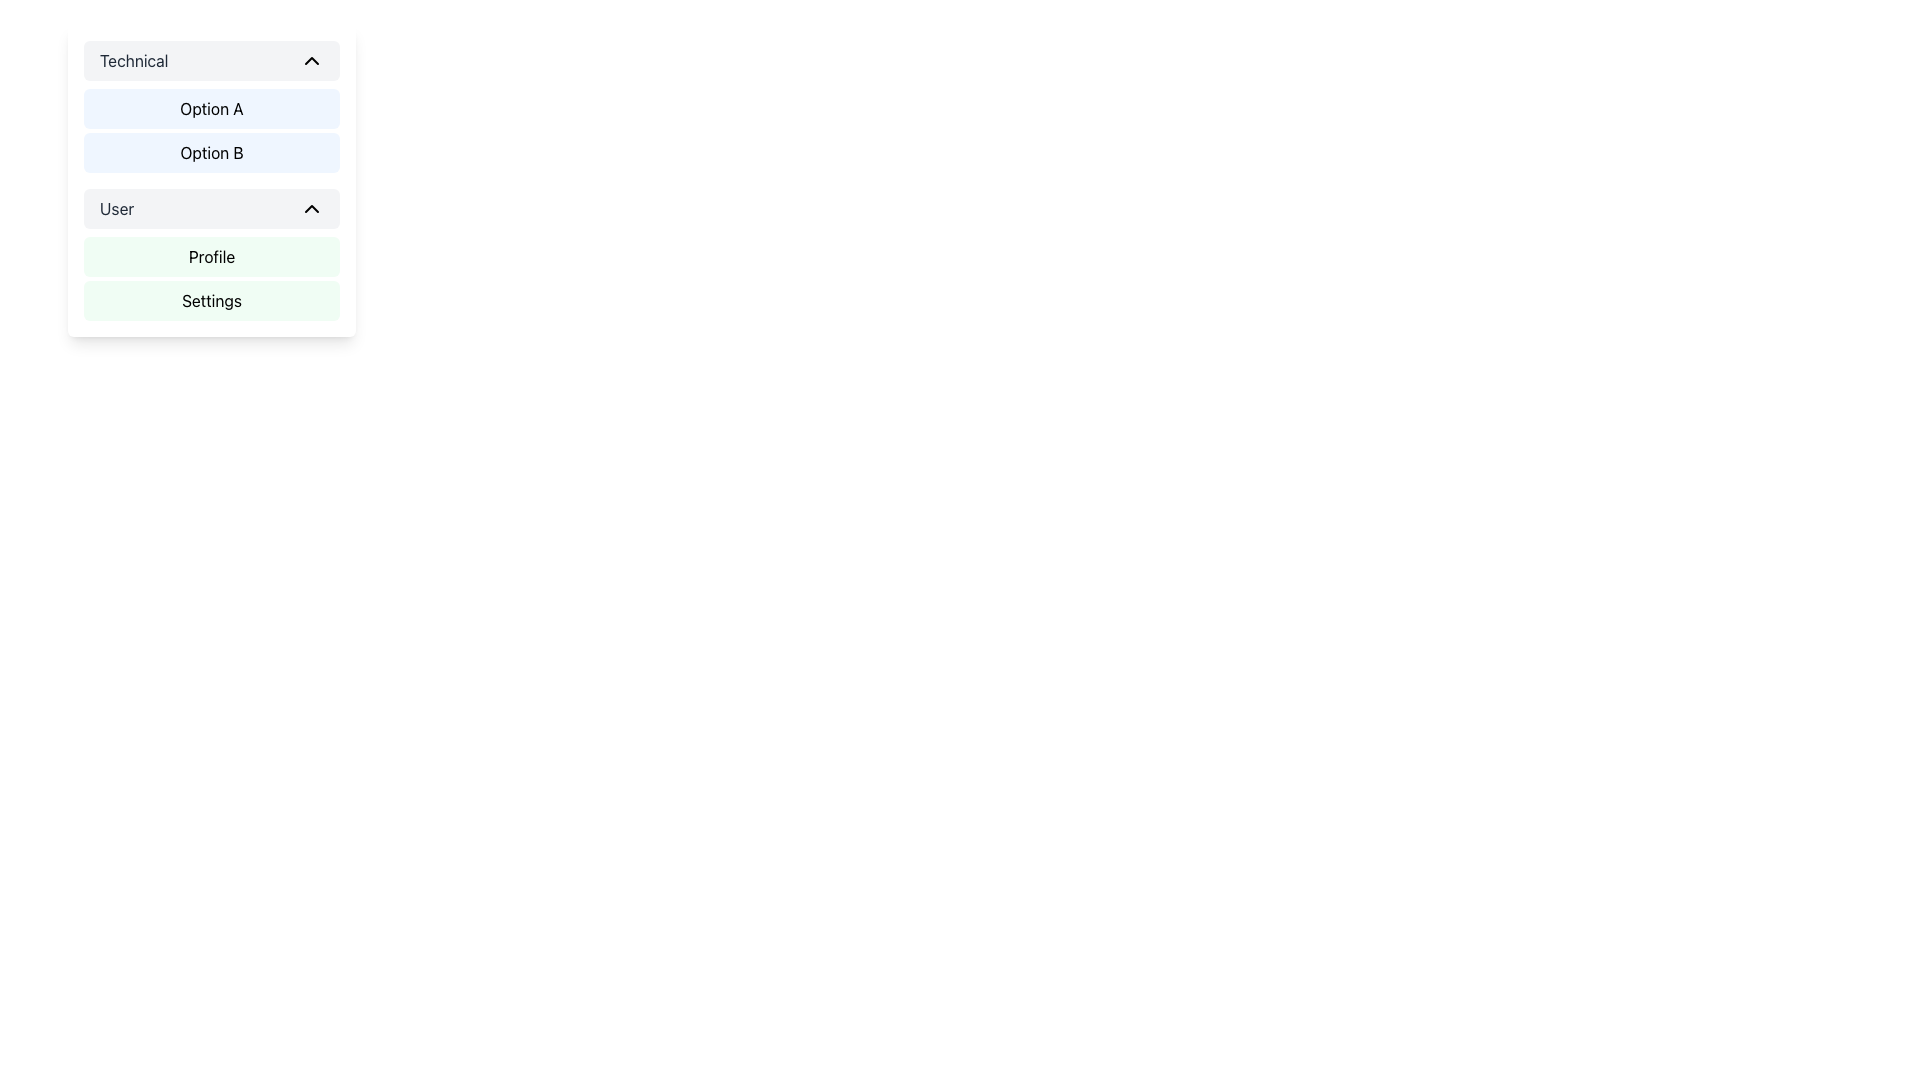 This screenshot has width=1920, height=1080. I want to click on the options of the 'Technical' dropdown menu, so click(211, 107).